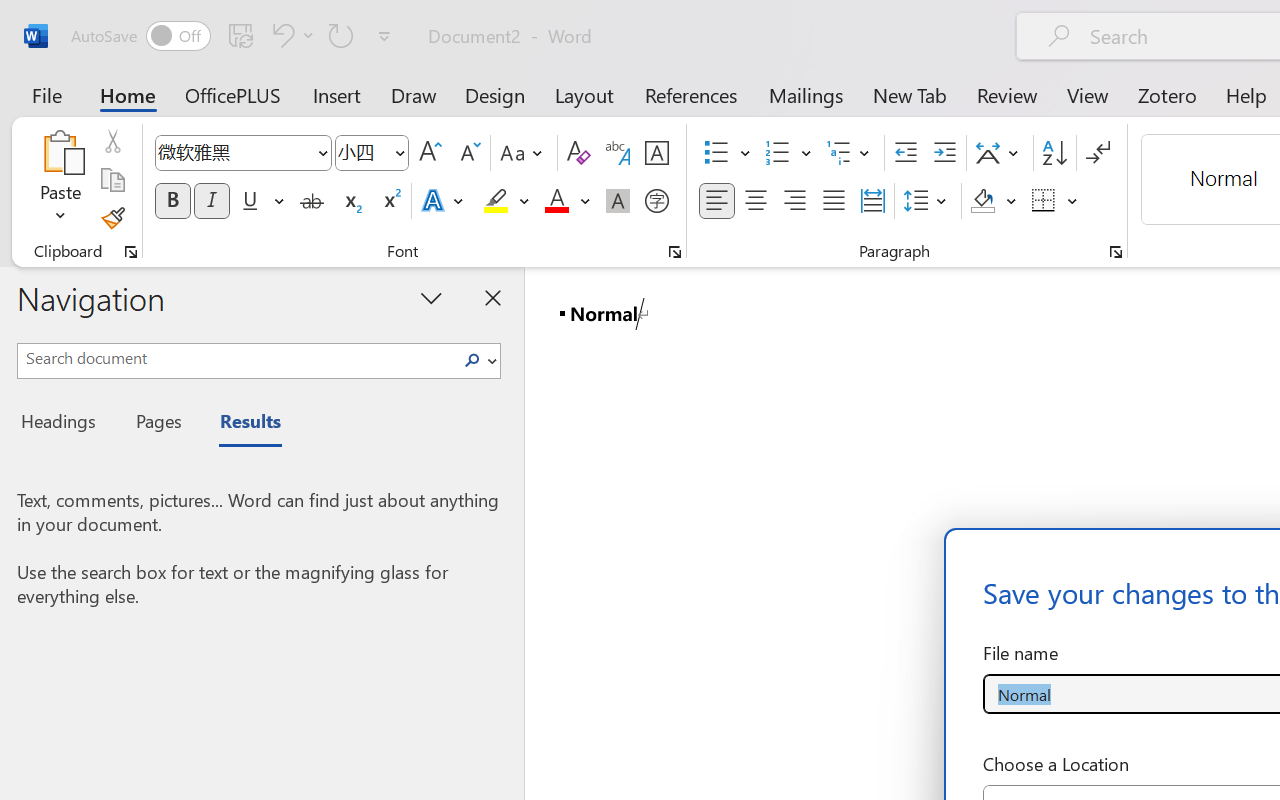  Describe the element at coordinates (927, 201) in the screenshot. I see `'Line and Paragraph Spacing'` at that location.